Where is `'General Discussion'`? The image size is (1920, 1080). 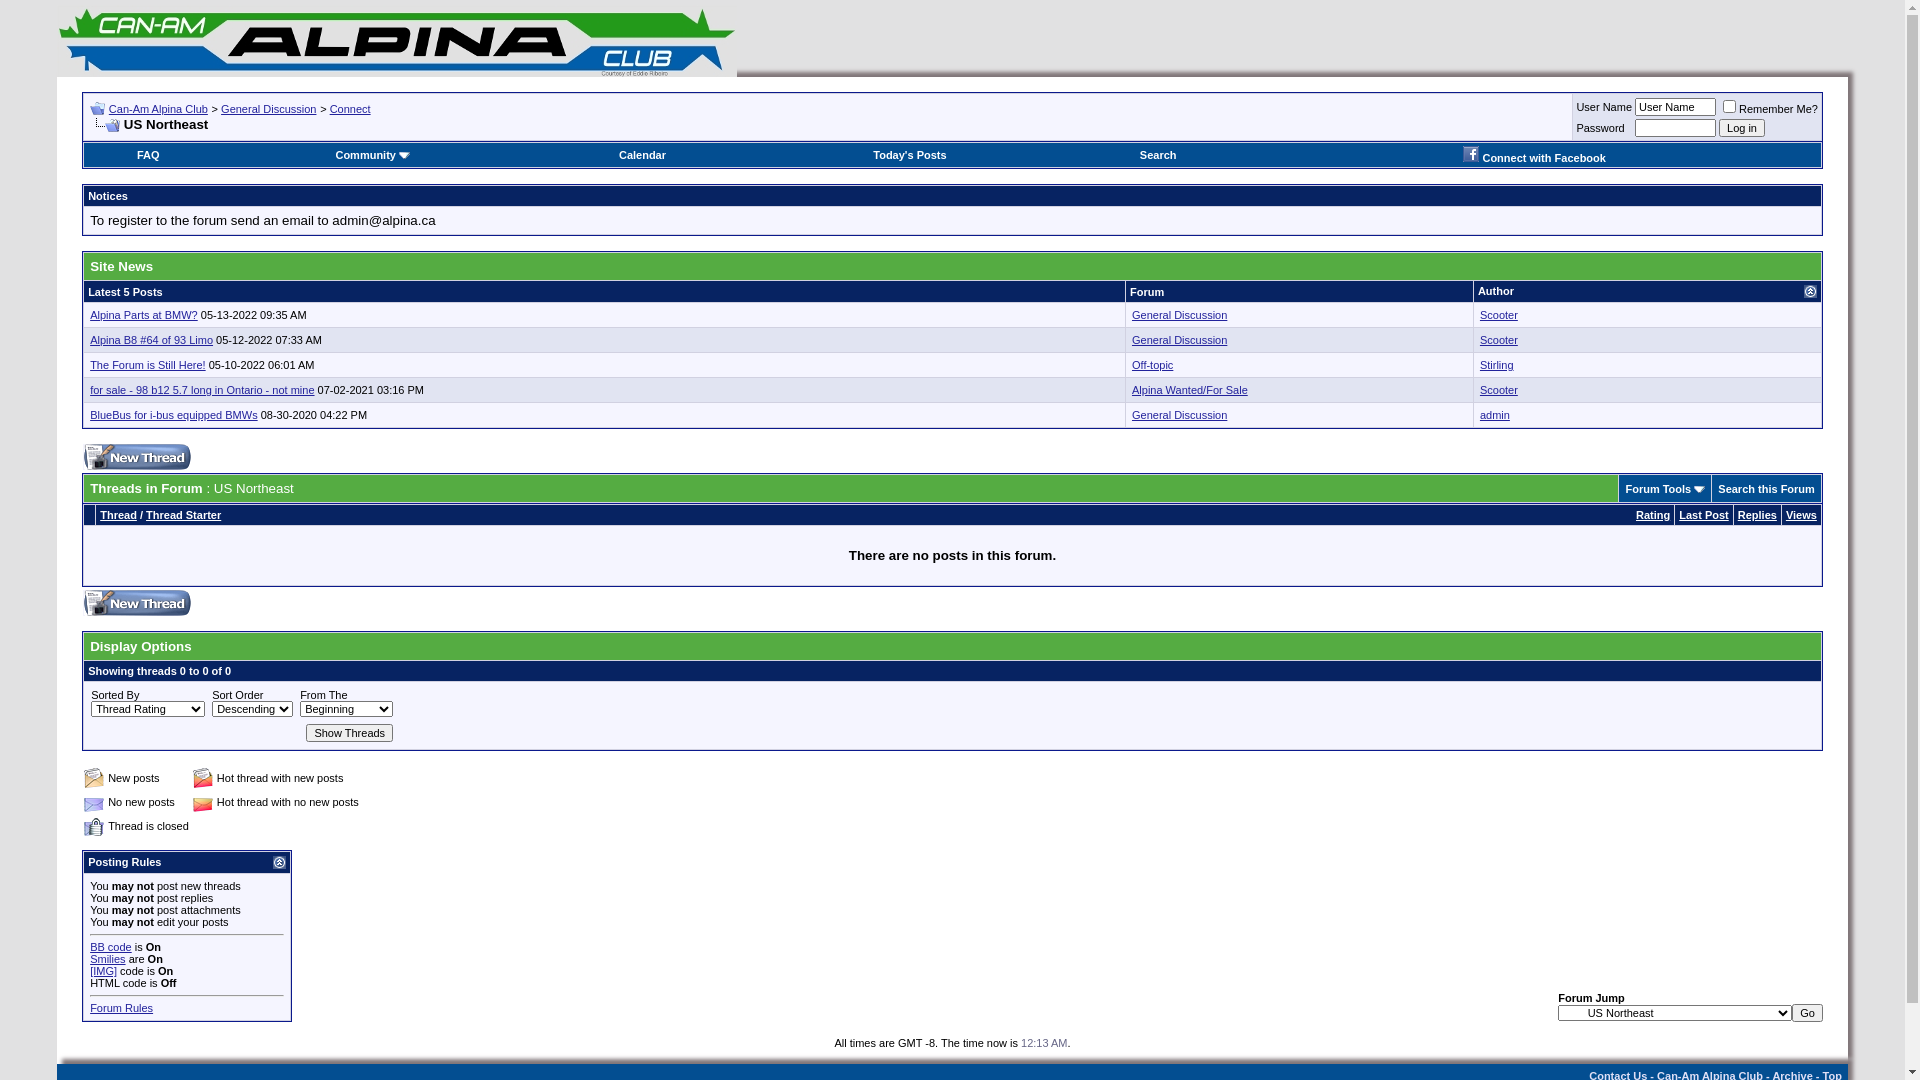 'General Discussion' is located at coordinates (1179, 315).